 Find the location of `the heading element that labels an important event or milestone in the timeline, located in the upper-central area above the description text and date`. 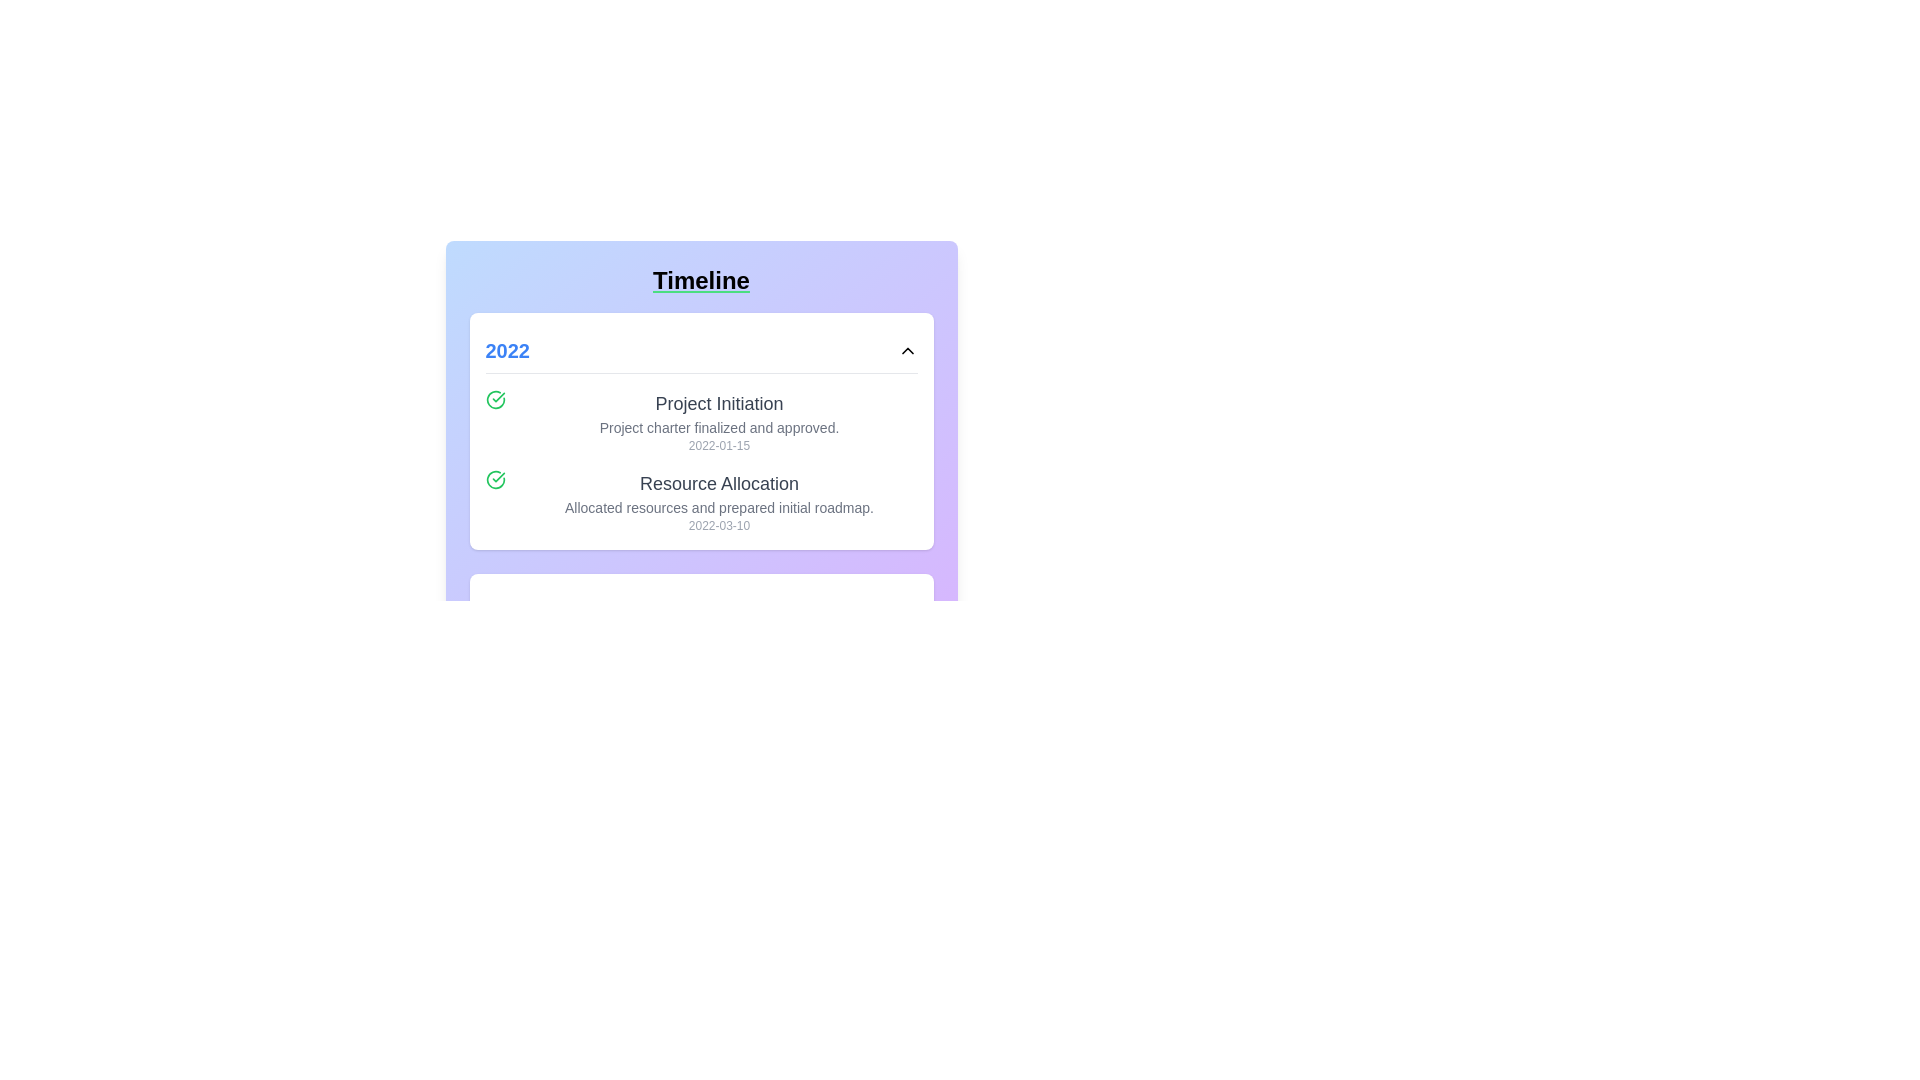

the heading element that labels an important event or milestone in the timeline, located in the upper-central area above the description text and date is located at coordinates (719, 404).